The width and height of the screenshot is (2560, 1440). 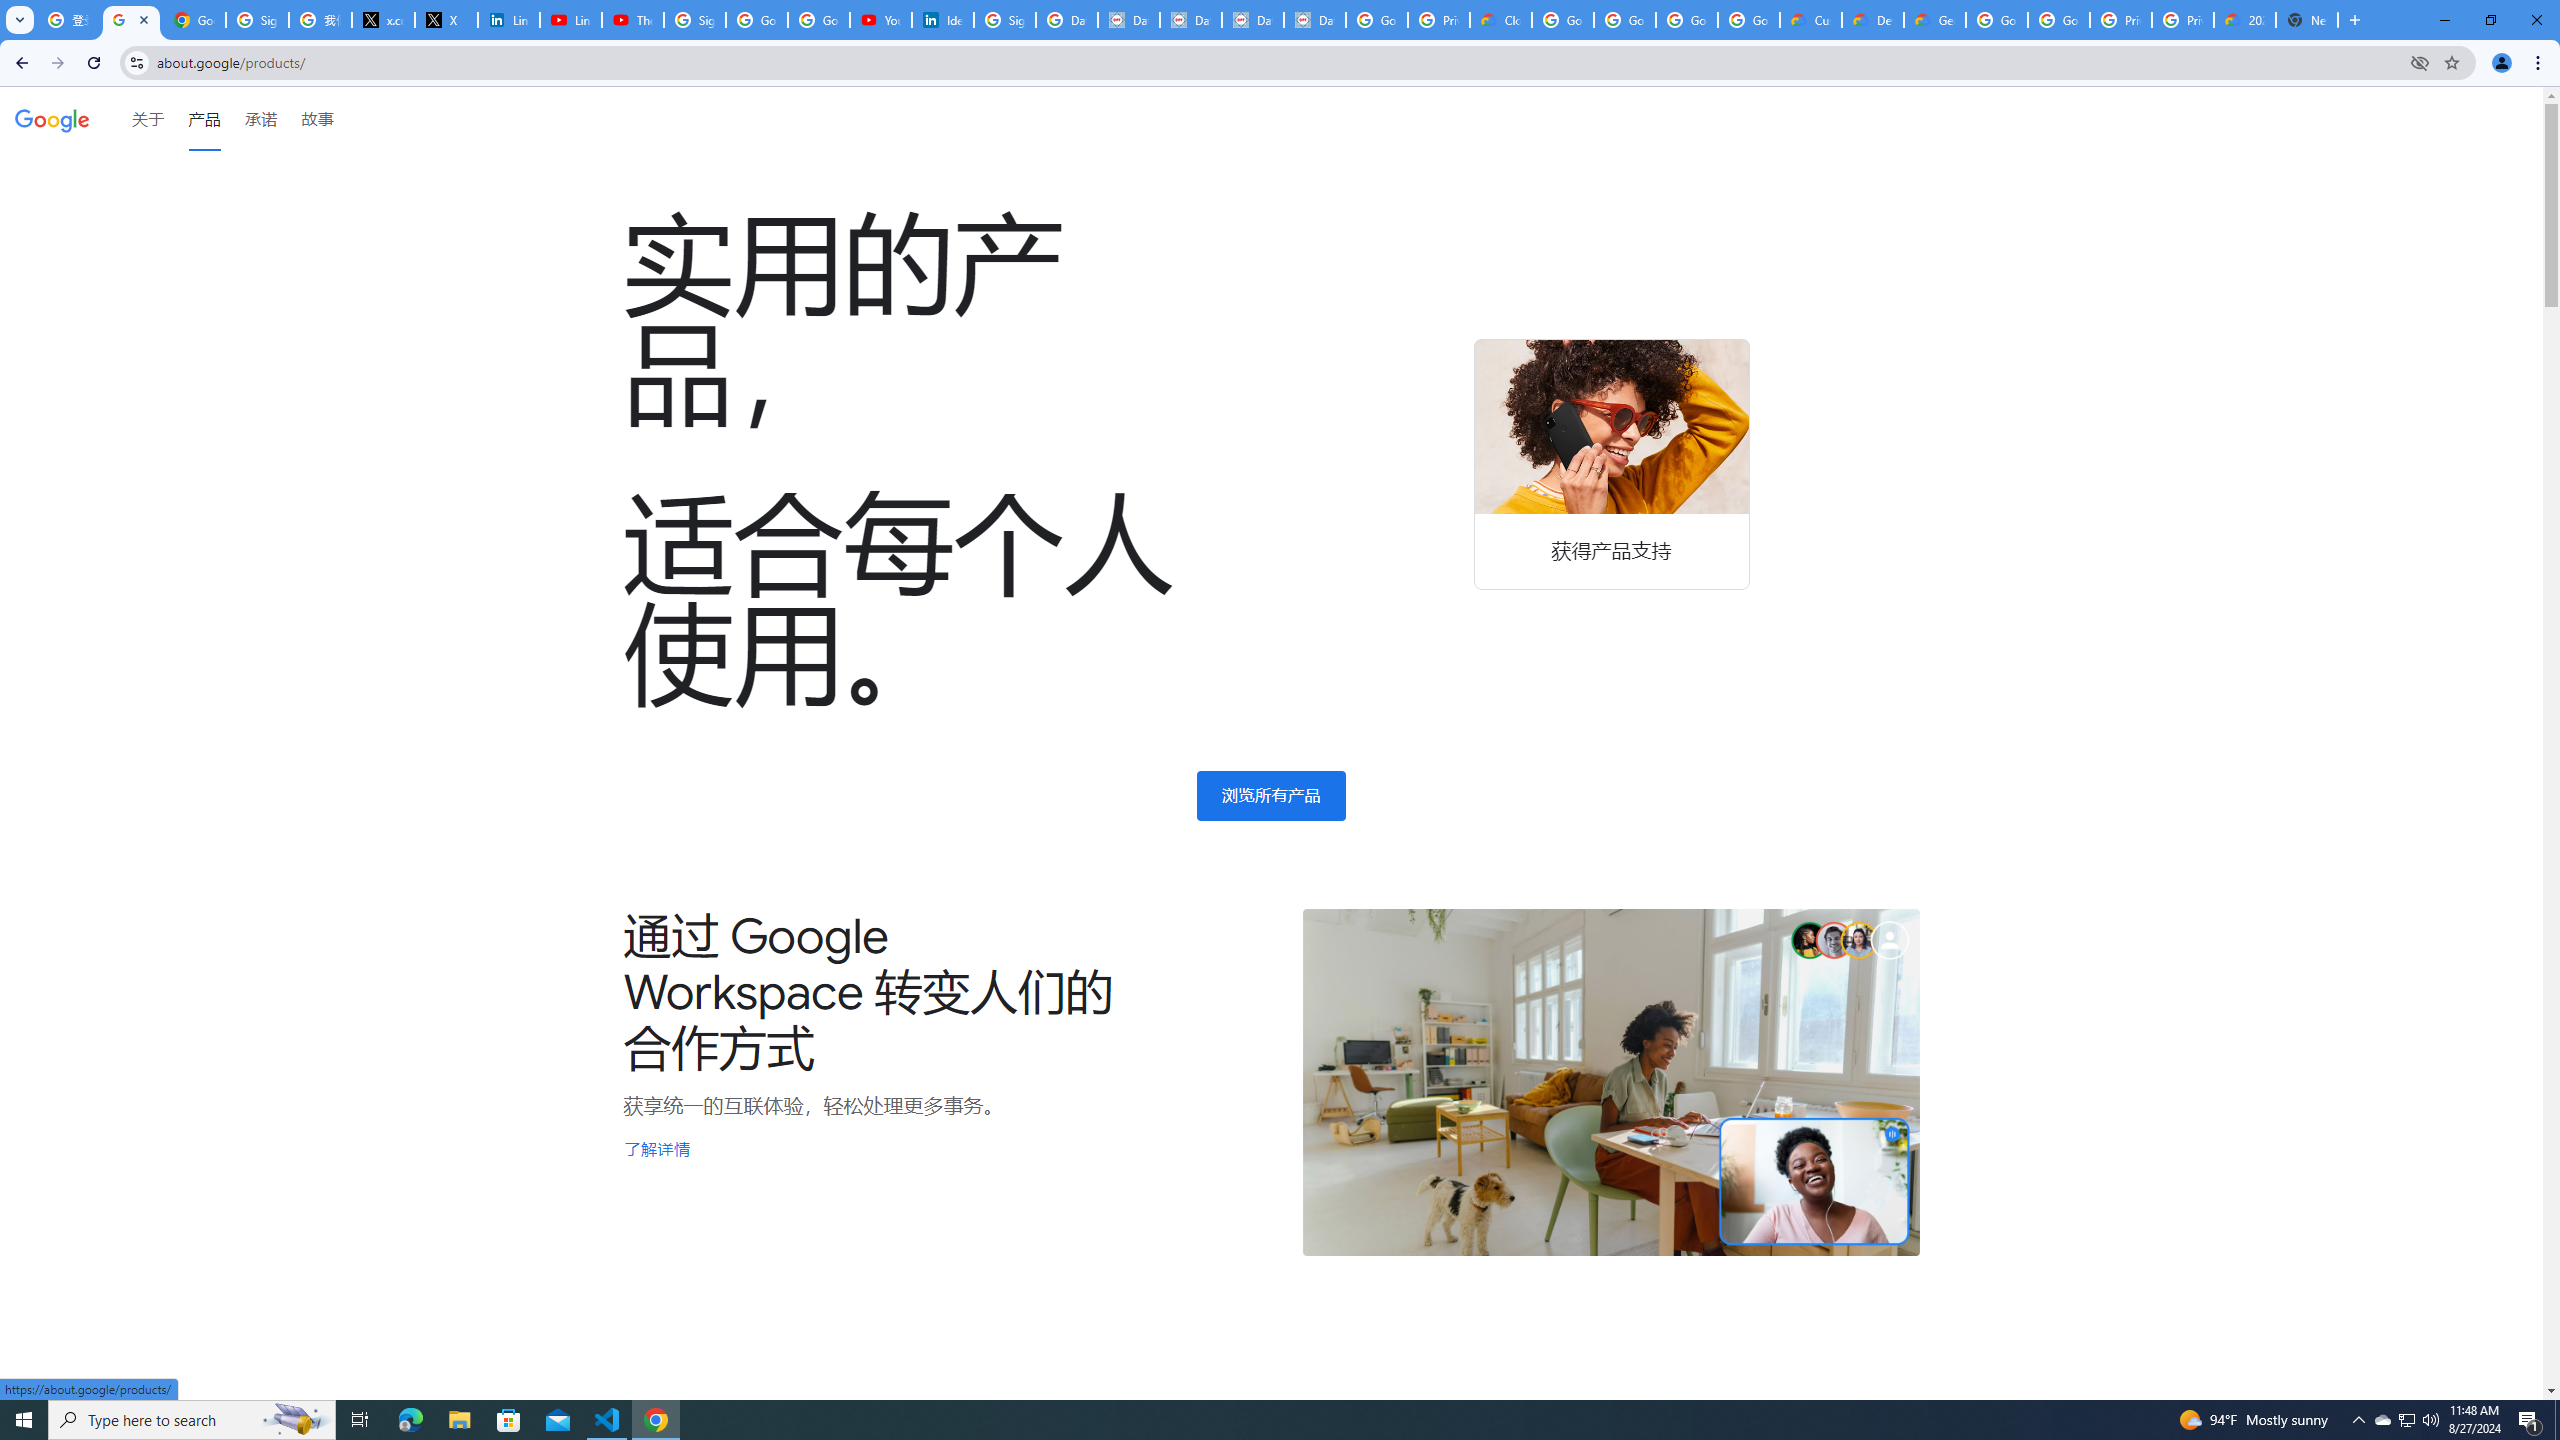 What do you see at coordinates (1996, 19) in the screenshot?
I see `'Google Cloud Platform'` at bounding box center [1996, 19].